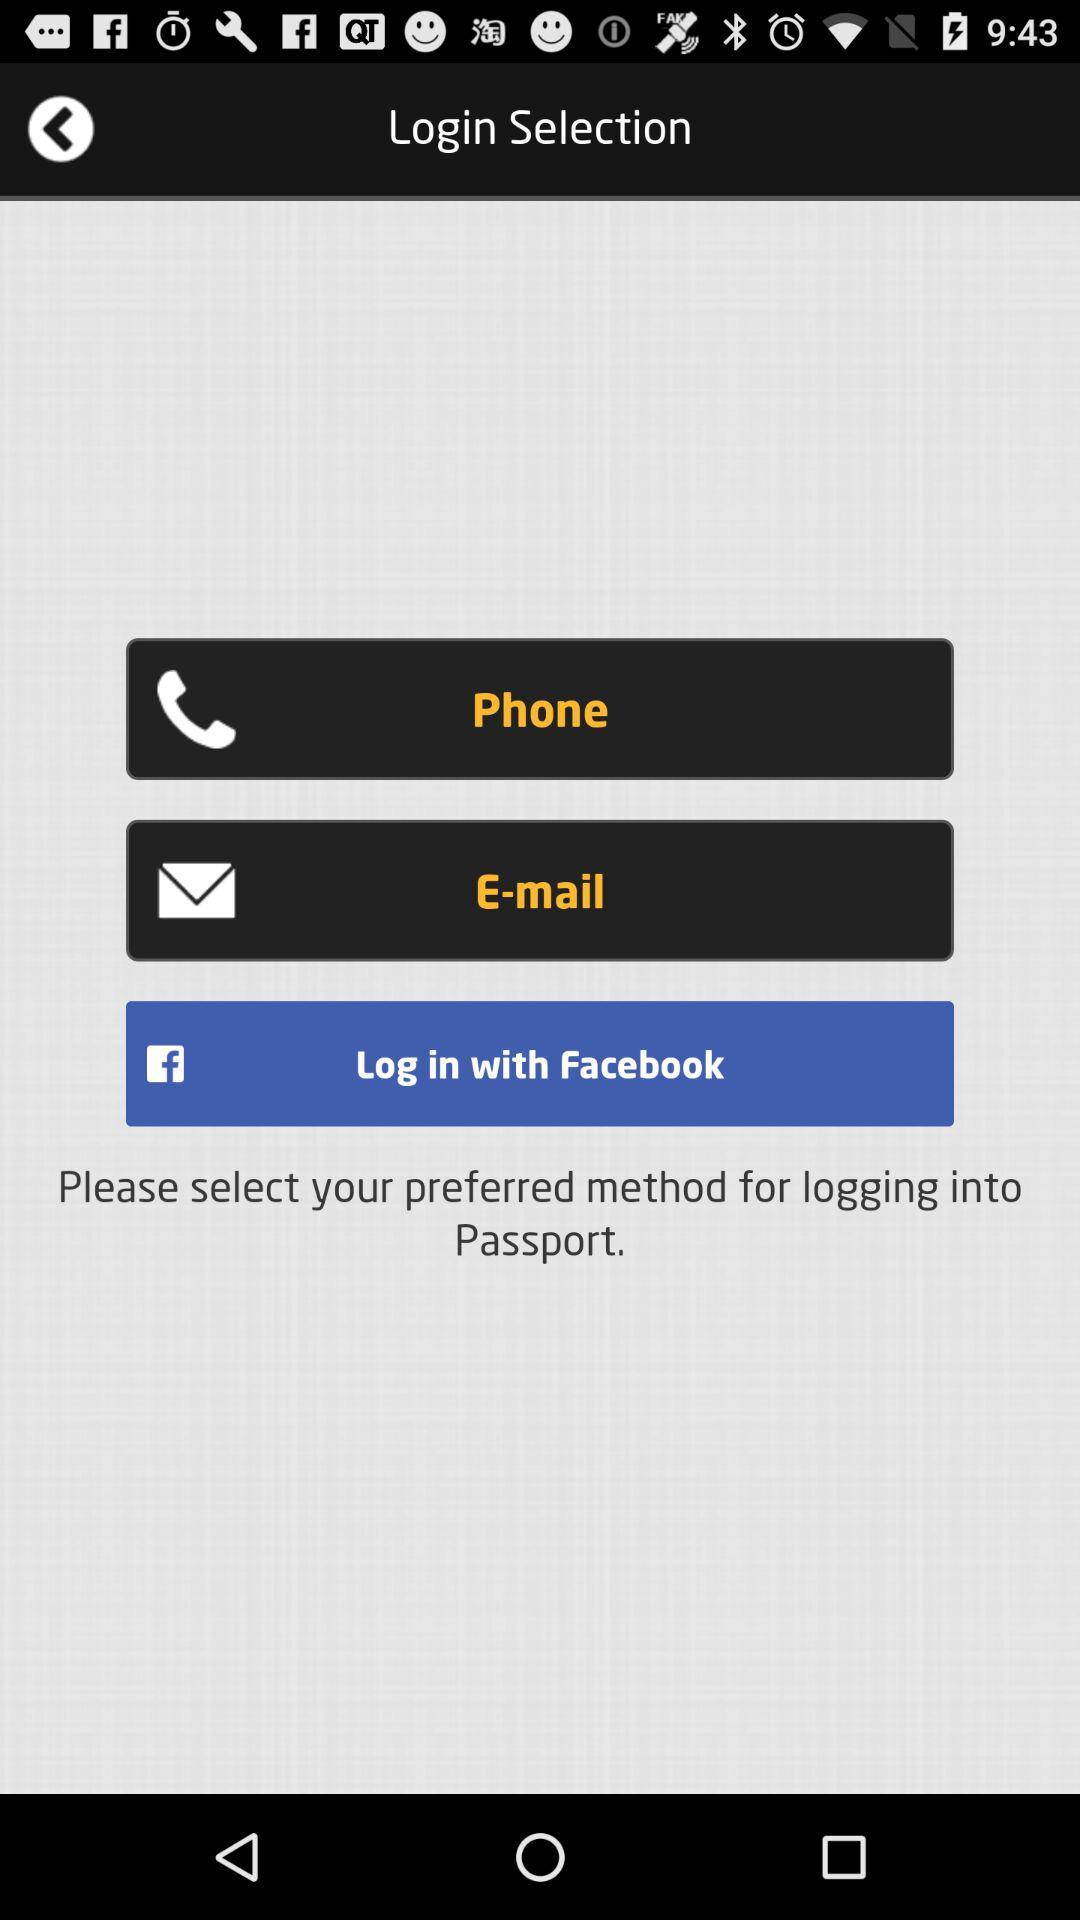 The image size is (1080, 1920). Describe the element at coordinates (540, 889) in the screenshot. I see `e-mail icon` at that location.